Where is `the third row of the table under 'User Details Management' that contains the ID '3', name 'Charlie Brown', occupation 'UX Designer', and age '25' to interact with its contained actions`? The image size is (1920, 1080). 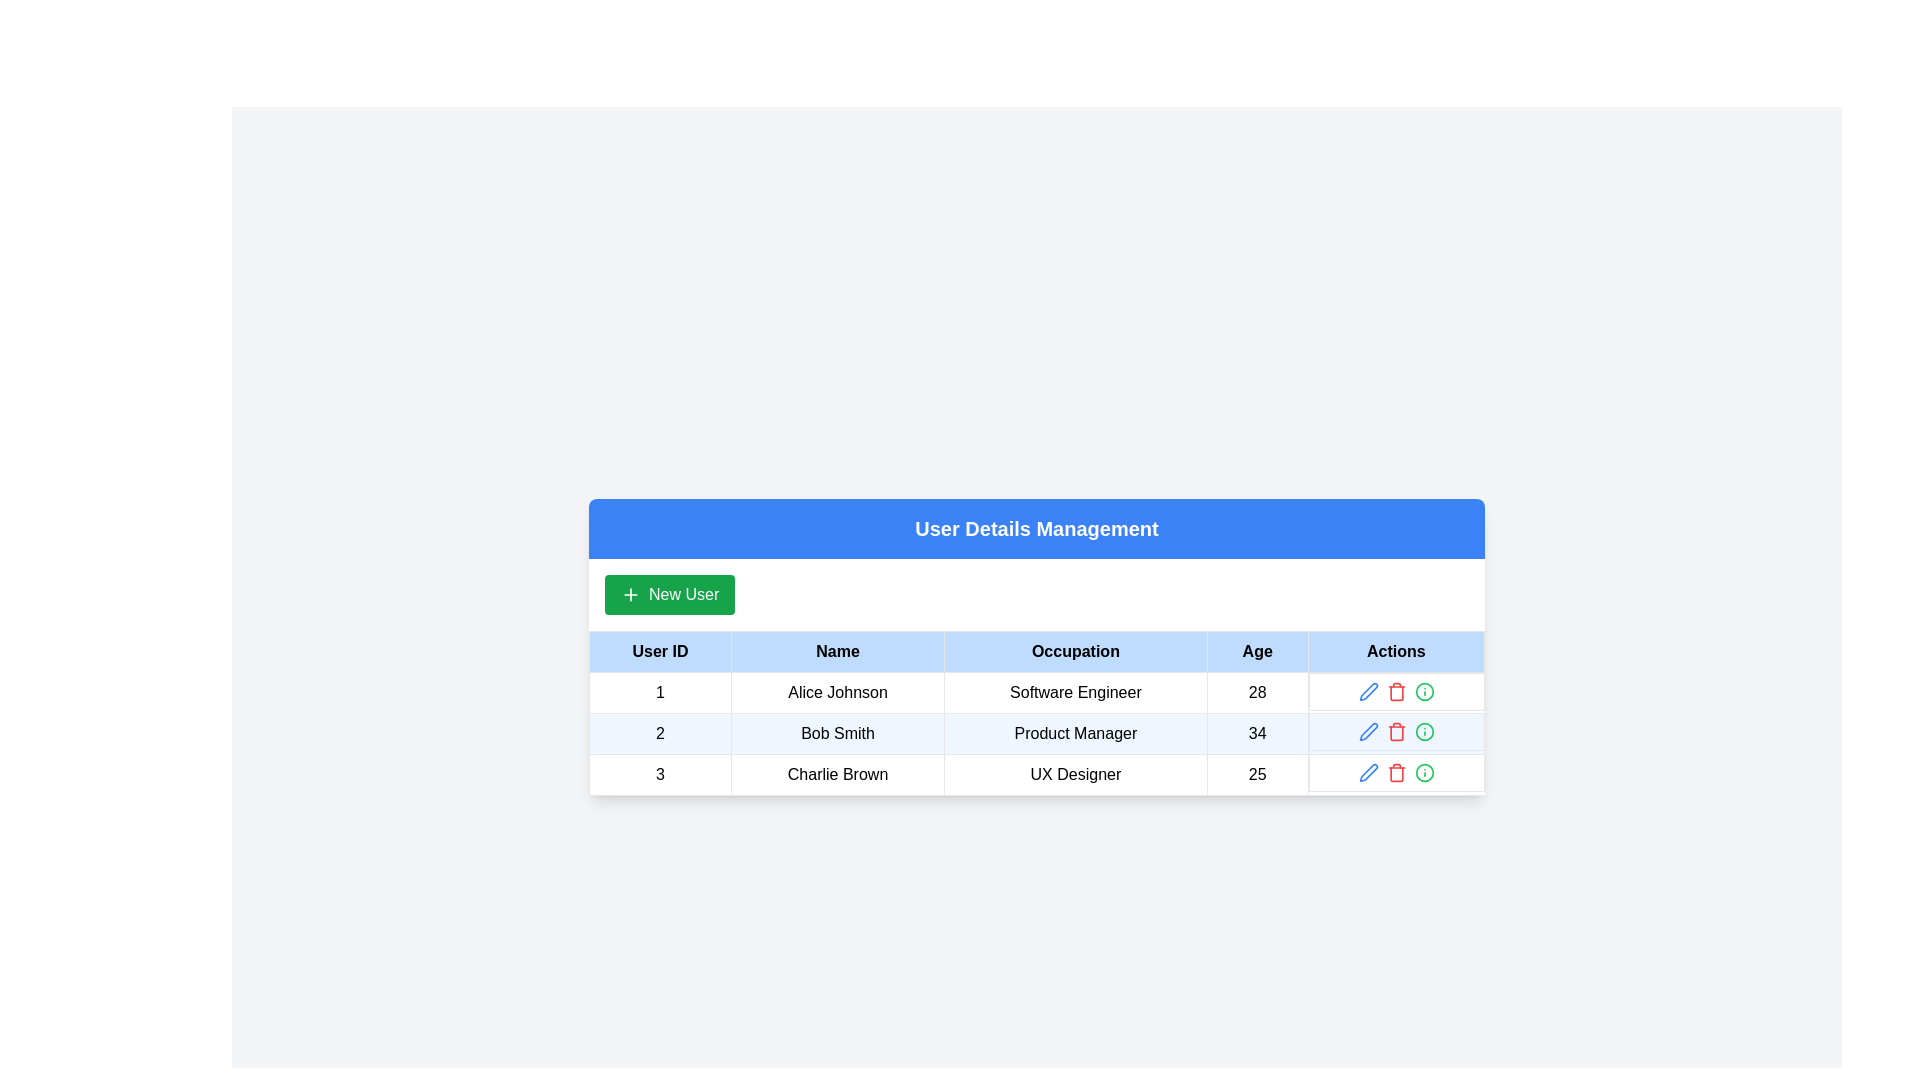
the third row of the table under 'User Details Management' that contains the ID '3', name 'Charlie Brown', occupation 'UX Designer', and age '25' to interact with its contained actions is located at coordinates (1036, 773).